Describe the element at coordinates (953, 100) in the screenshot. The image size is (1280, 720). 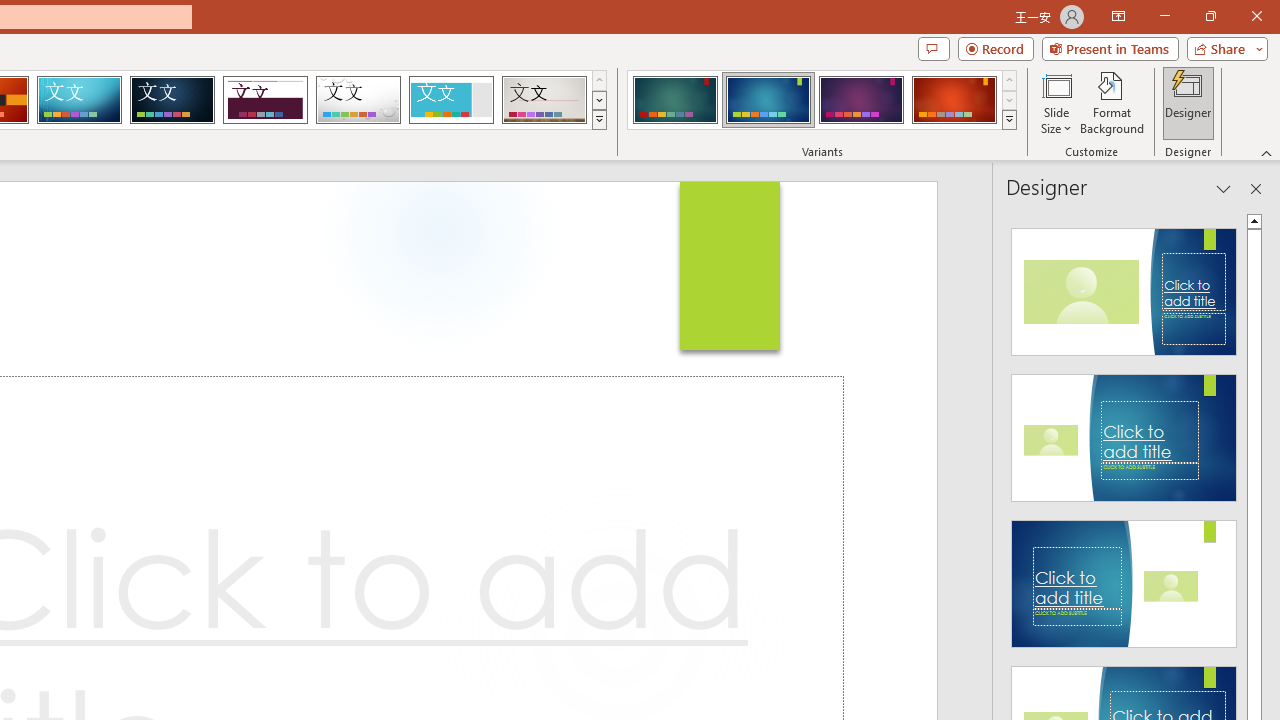
I see `'Ion Variant 4'` at that location.